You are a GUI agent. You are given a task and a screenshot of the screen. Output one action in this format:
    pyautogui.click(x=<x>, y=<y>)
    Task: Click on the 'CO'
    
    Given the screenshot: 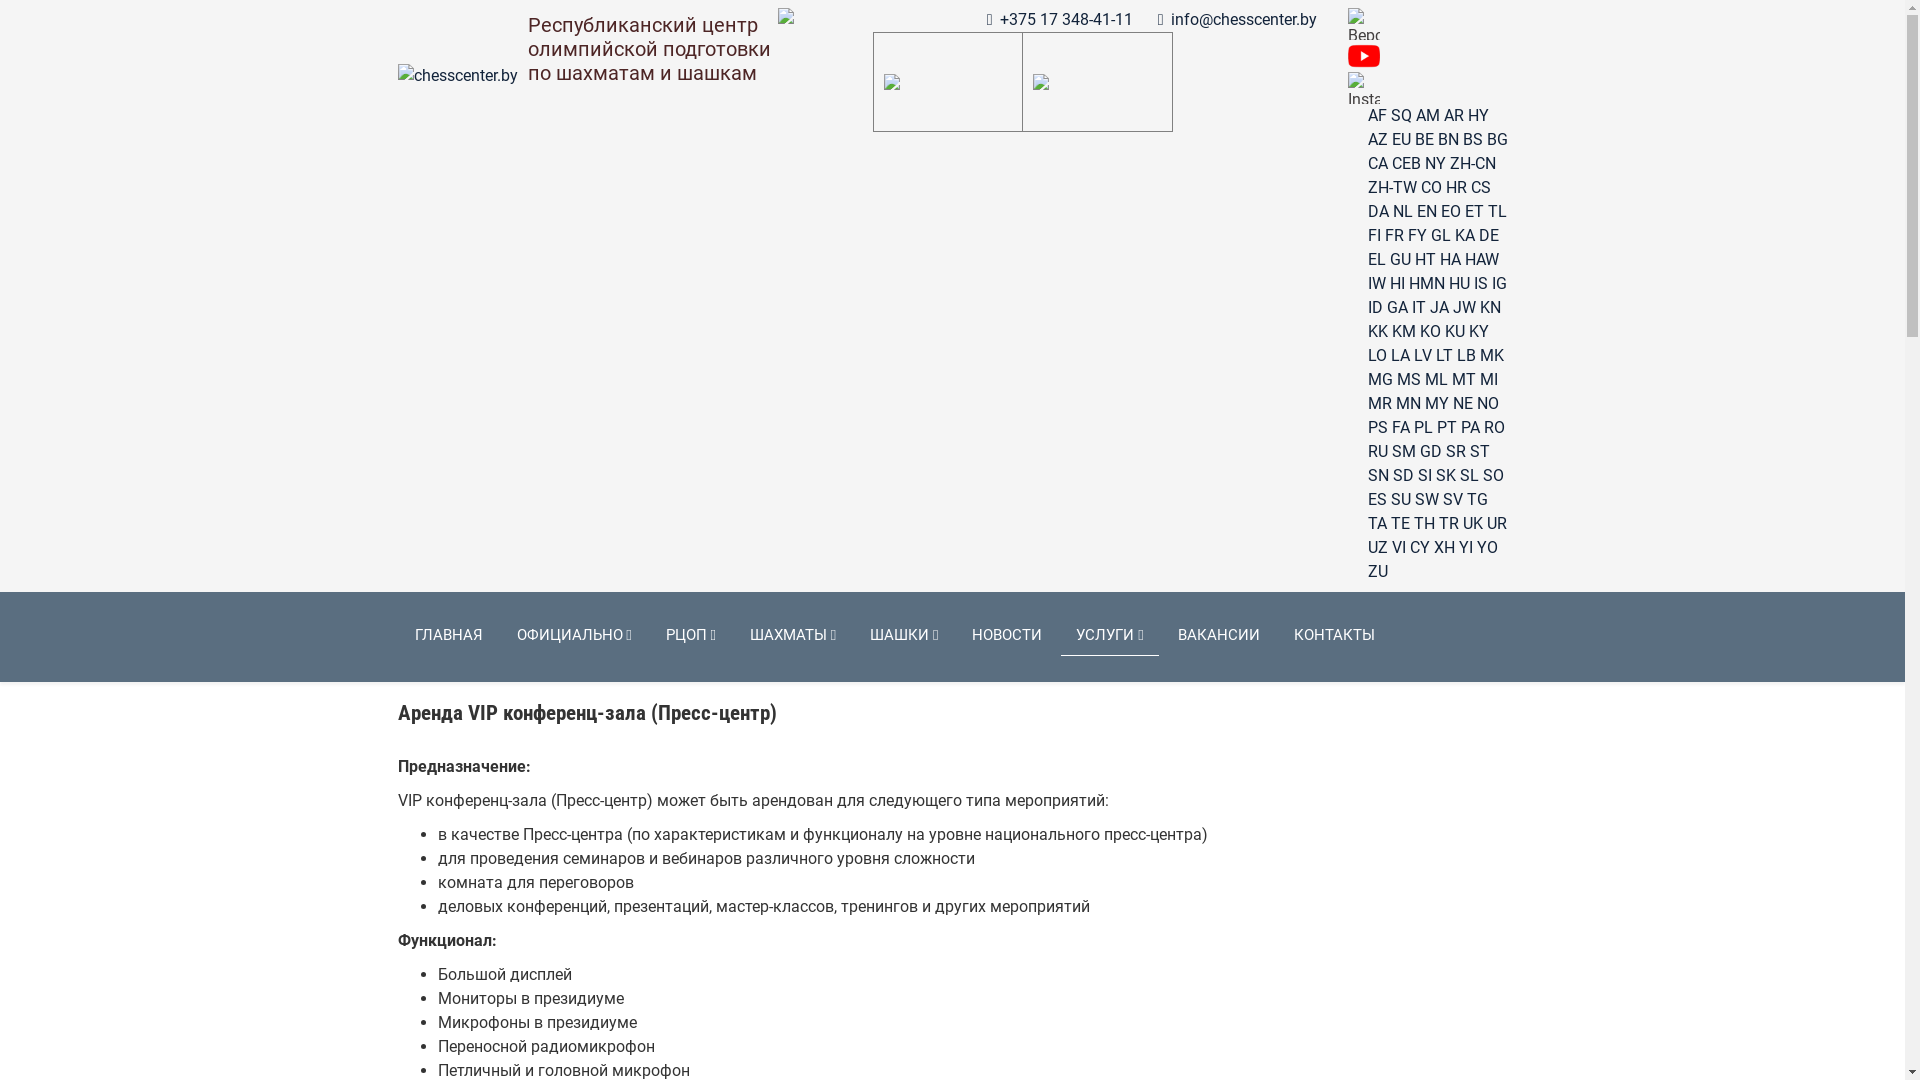 What is the action you would take?
    pyautogui.click(x=1419, y=187)
    